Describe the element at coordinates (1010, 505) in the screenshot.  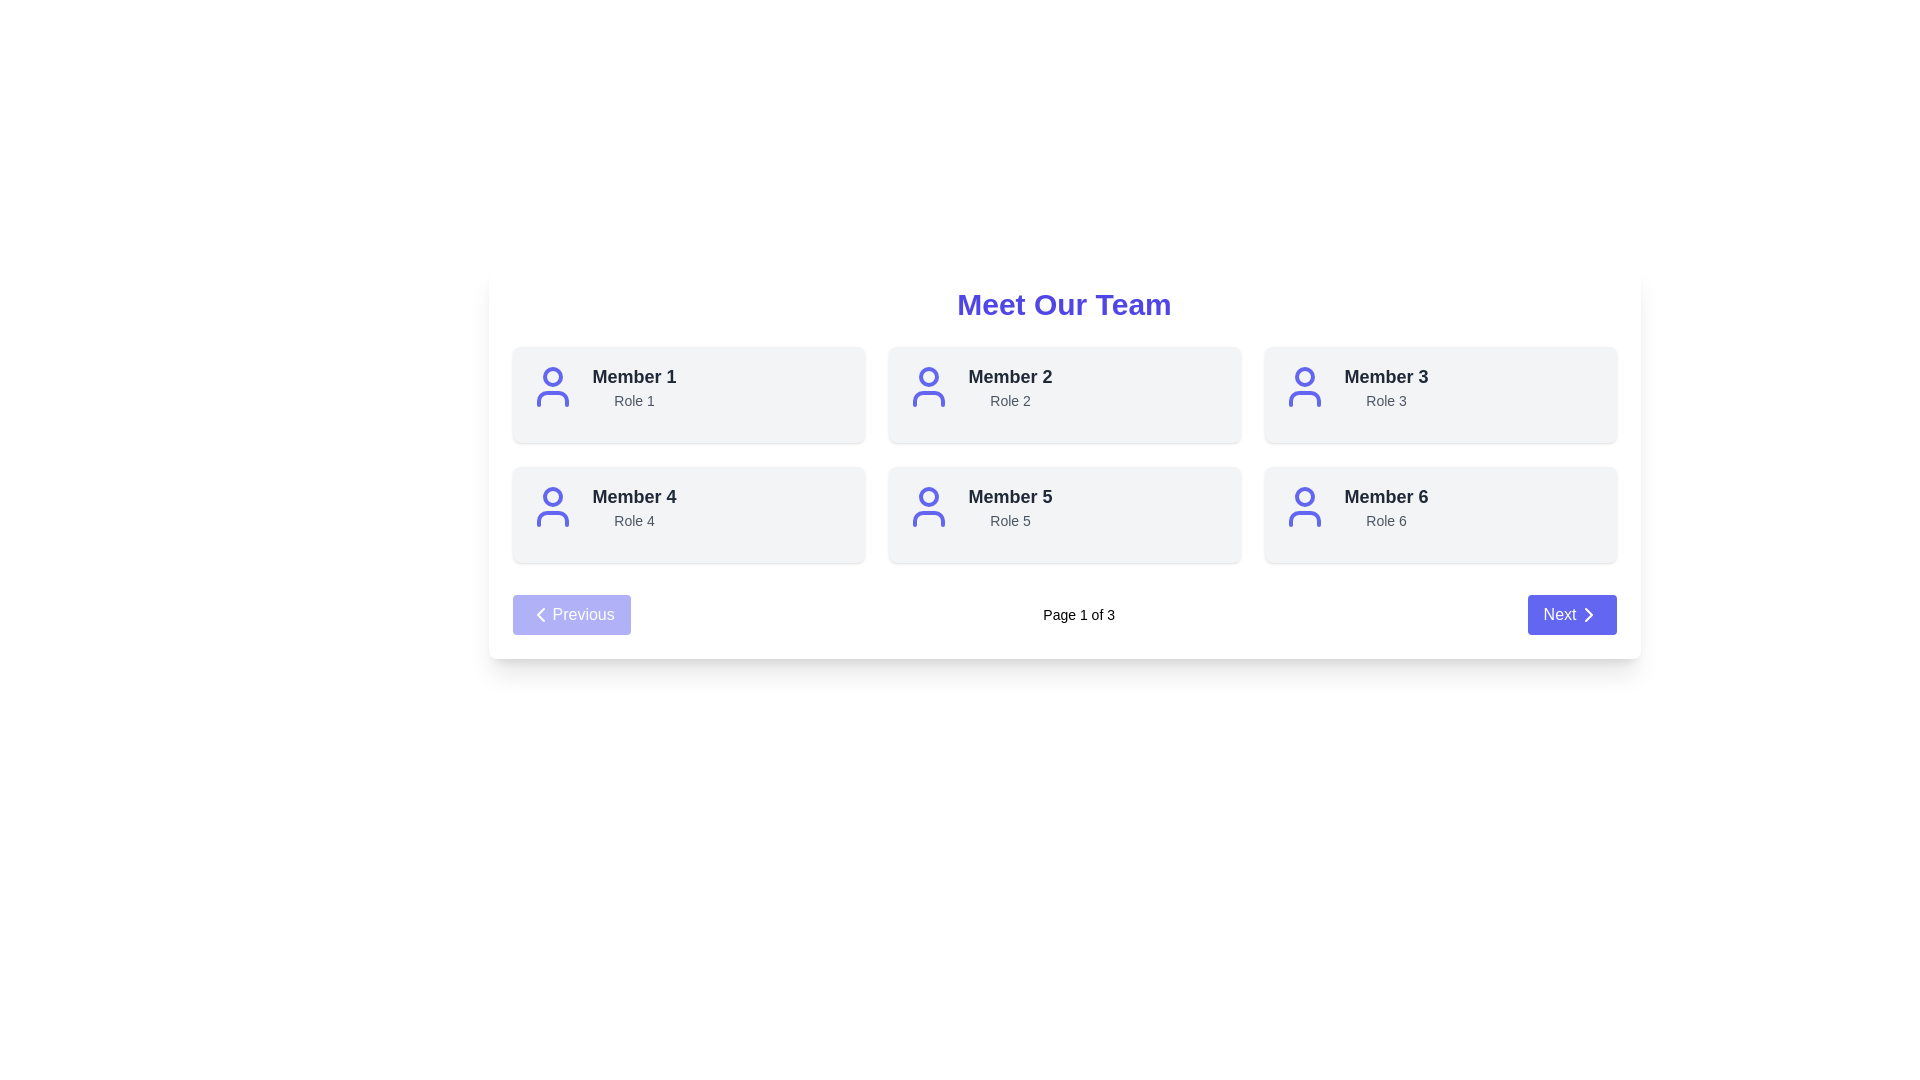
I see `the label displaying 'Member 5' with the role 'Role 5', located in the second row, third column of the team member grid` at that location.